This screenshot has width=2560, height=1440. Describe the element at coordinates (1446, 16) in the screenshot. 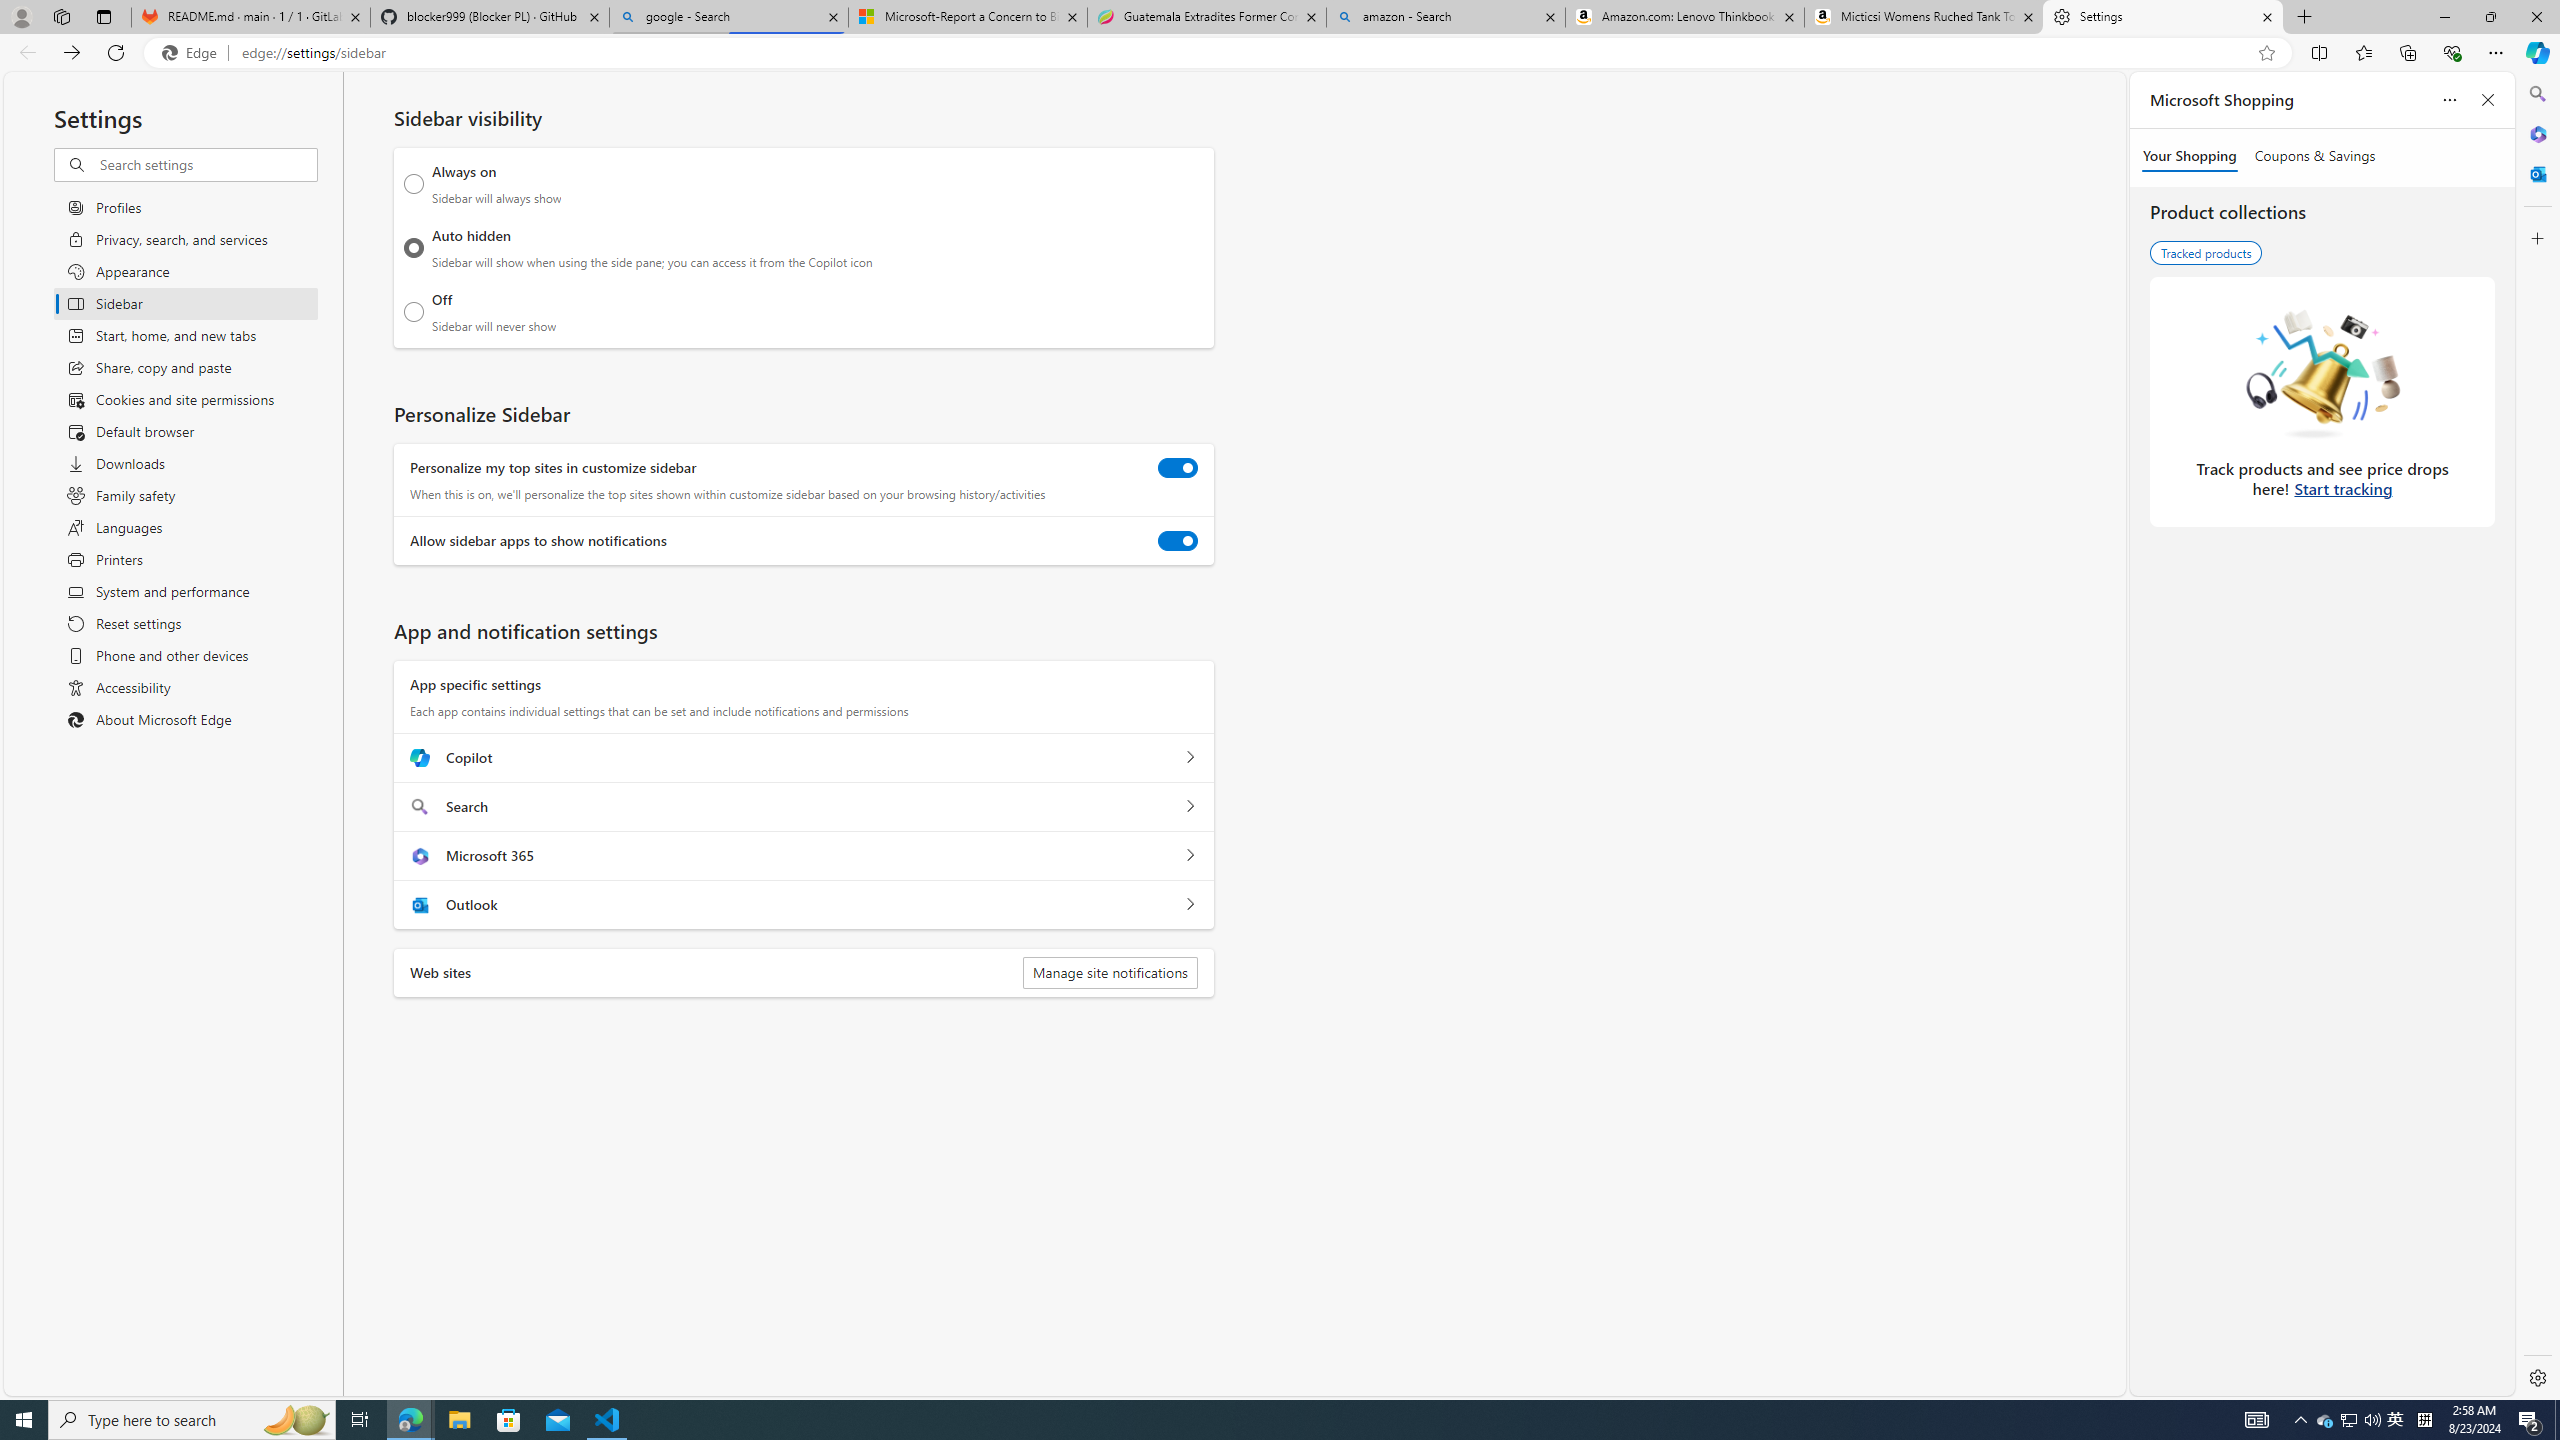

I see `'amazon - Search'` at that location.